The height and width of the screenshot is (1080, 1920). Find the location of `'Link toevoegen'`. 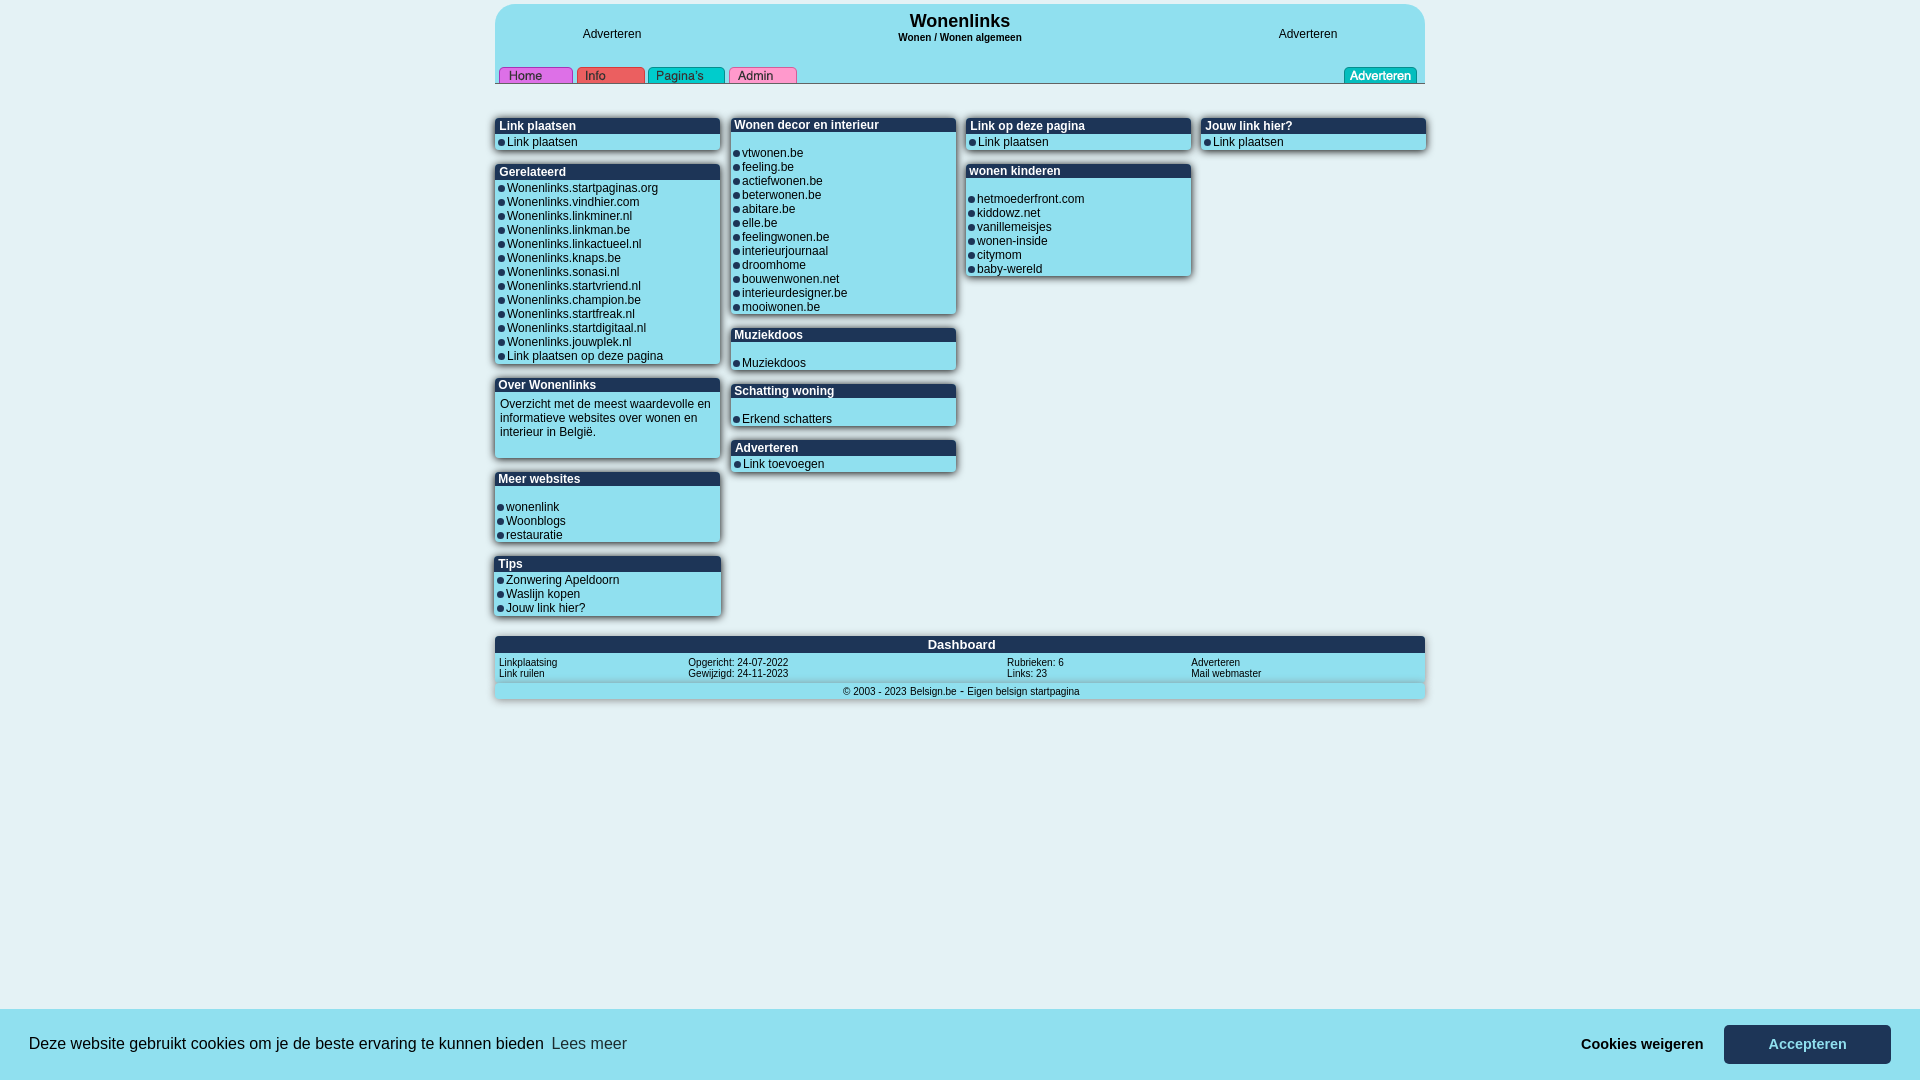

'Link toevoegen' is located at coordinates (782, 463).